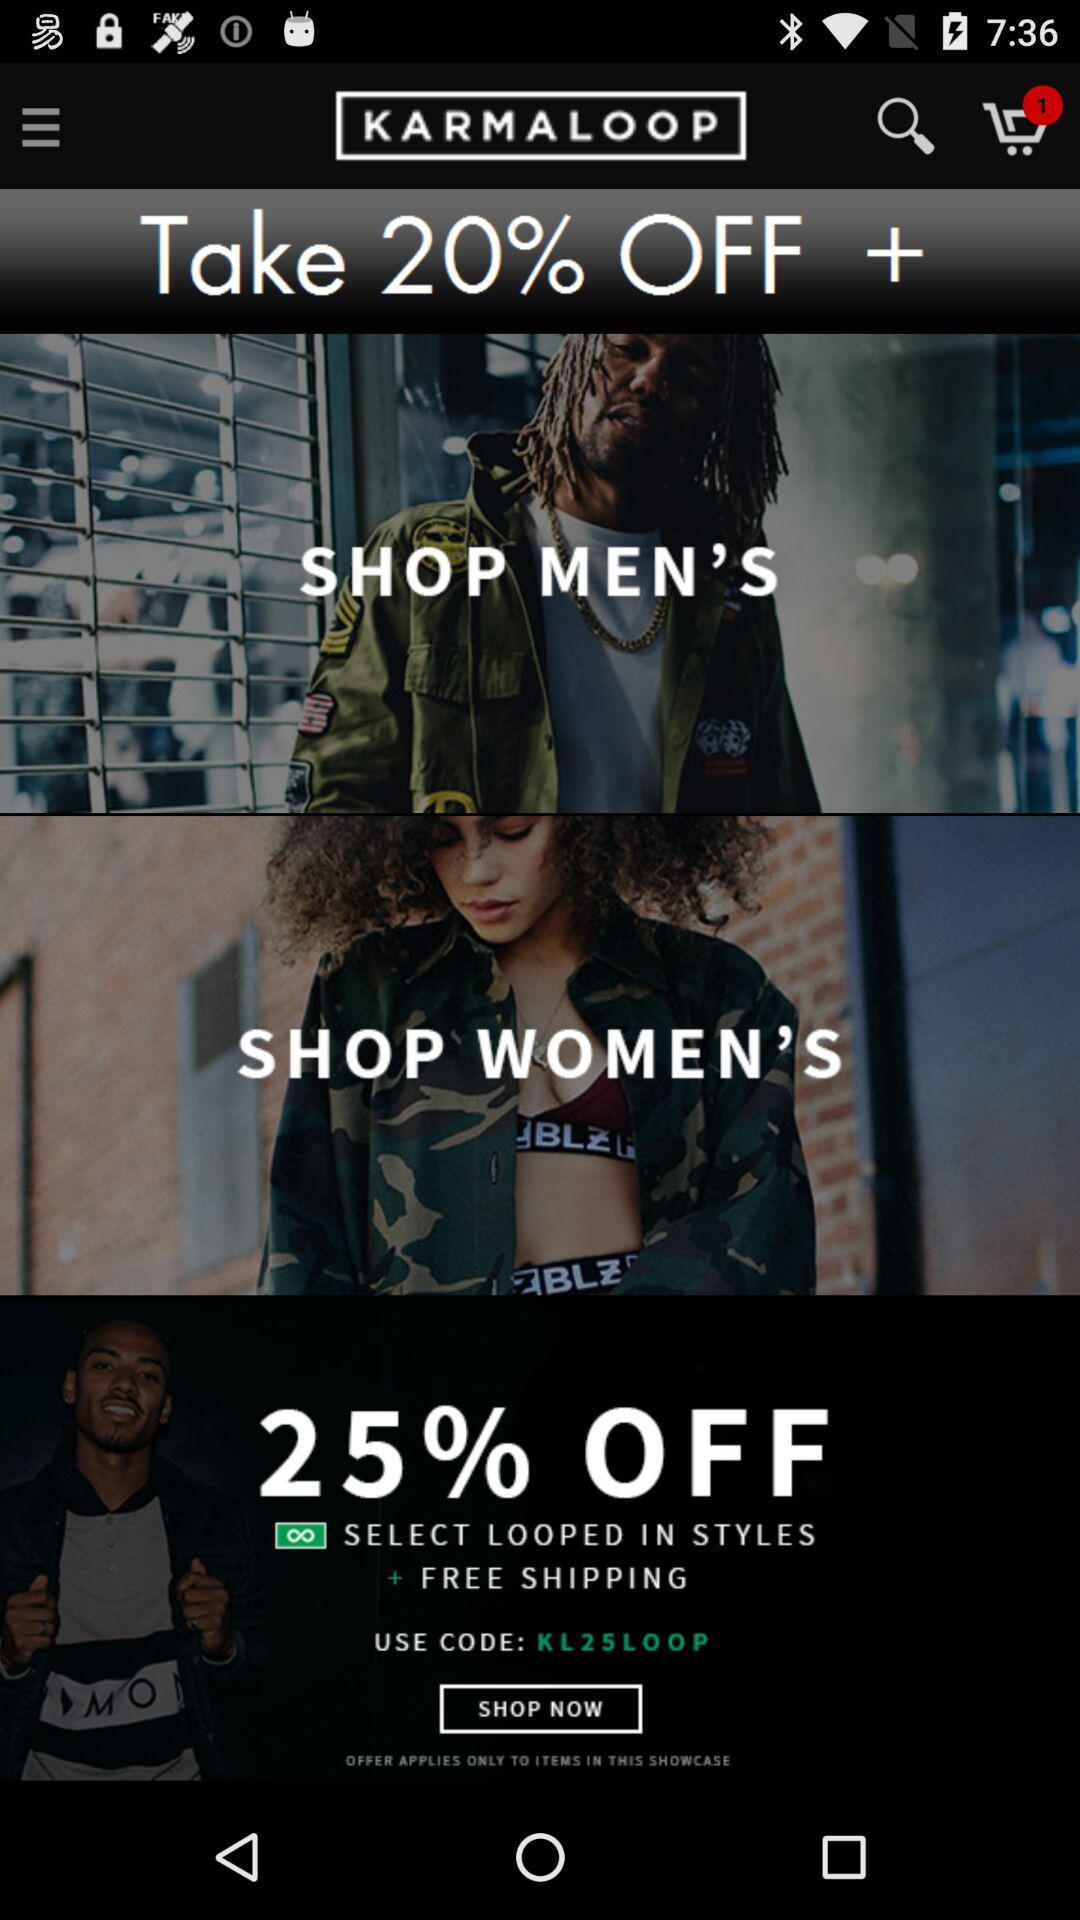 Image resolution: width=1080 pixels, height=1920 pixels. What do you see at coordinates (540, 260) in the screenshot?
I see `adverstisement button` at bounding box center [540, 260].